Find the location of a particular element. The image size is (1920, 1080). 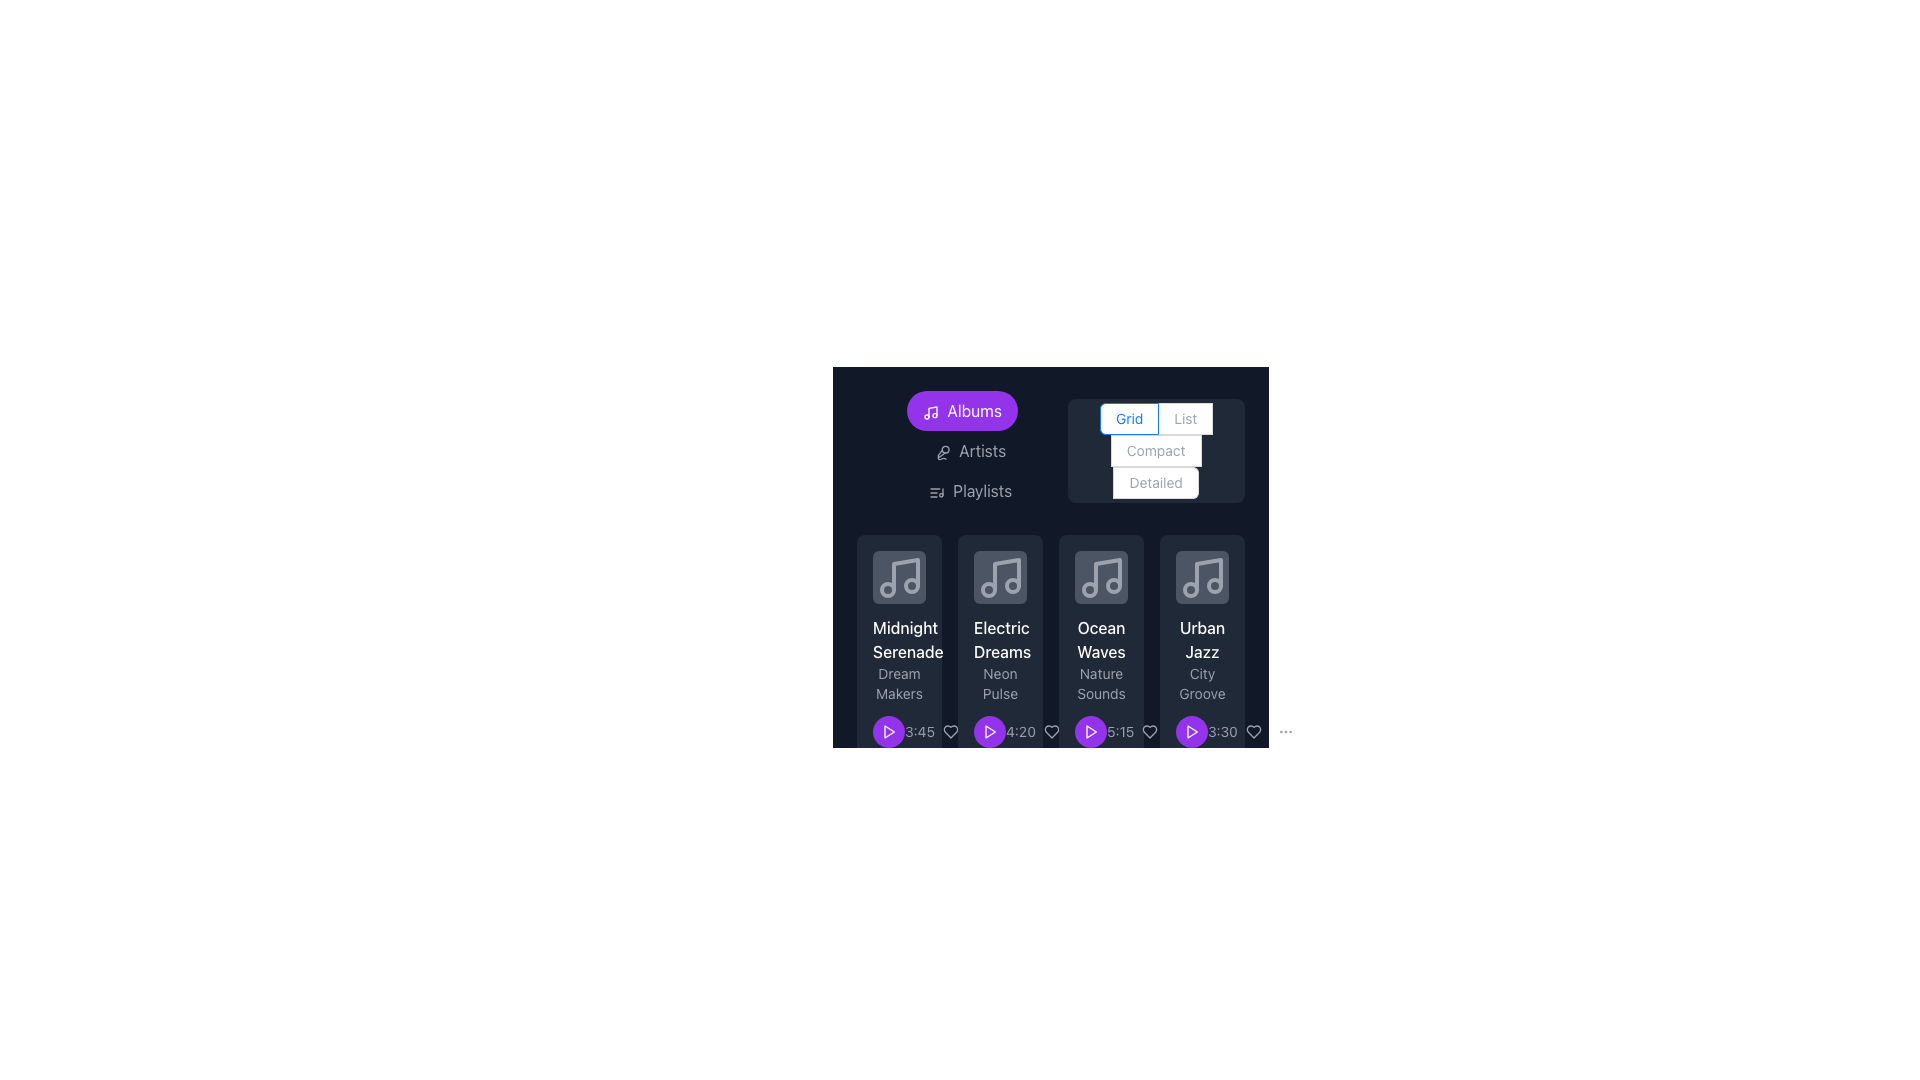

the decorative music icon located on the left side of the 'Albums' button in the navigation options at the top of the layout is located at coordinates (930, 411).